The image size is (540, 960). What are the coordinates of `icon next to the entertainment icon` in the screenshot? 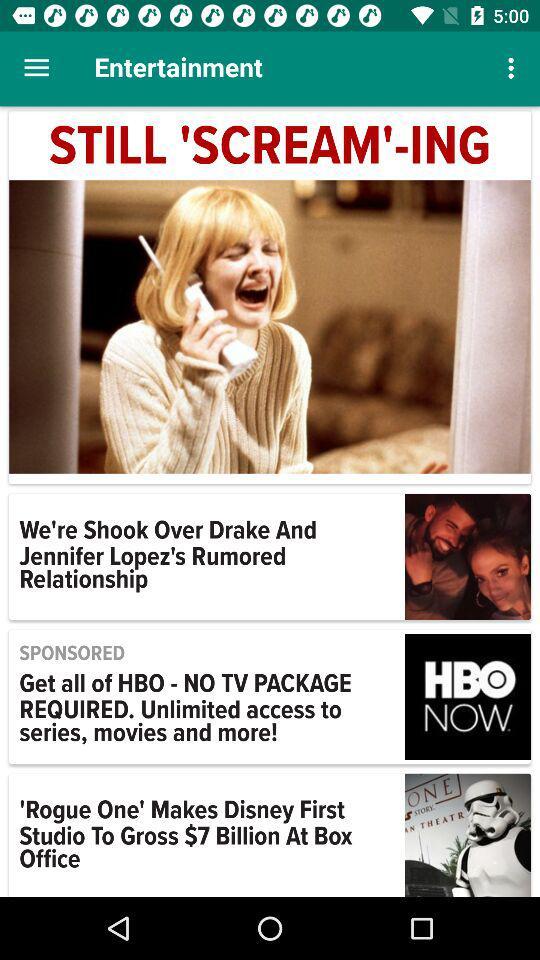 It's located at (513, 68).